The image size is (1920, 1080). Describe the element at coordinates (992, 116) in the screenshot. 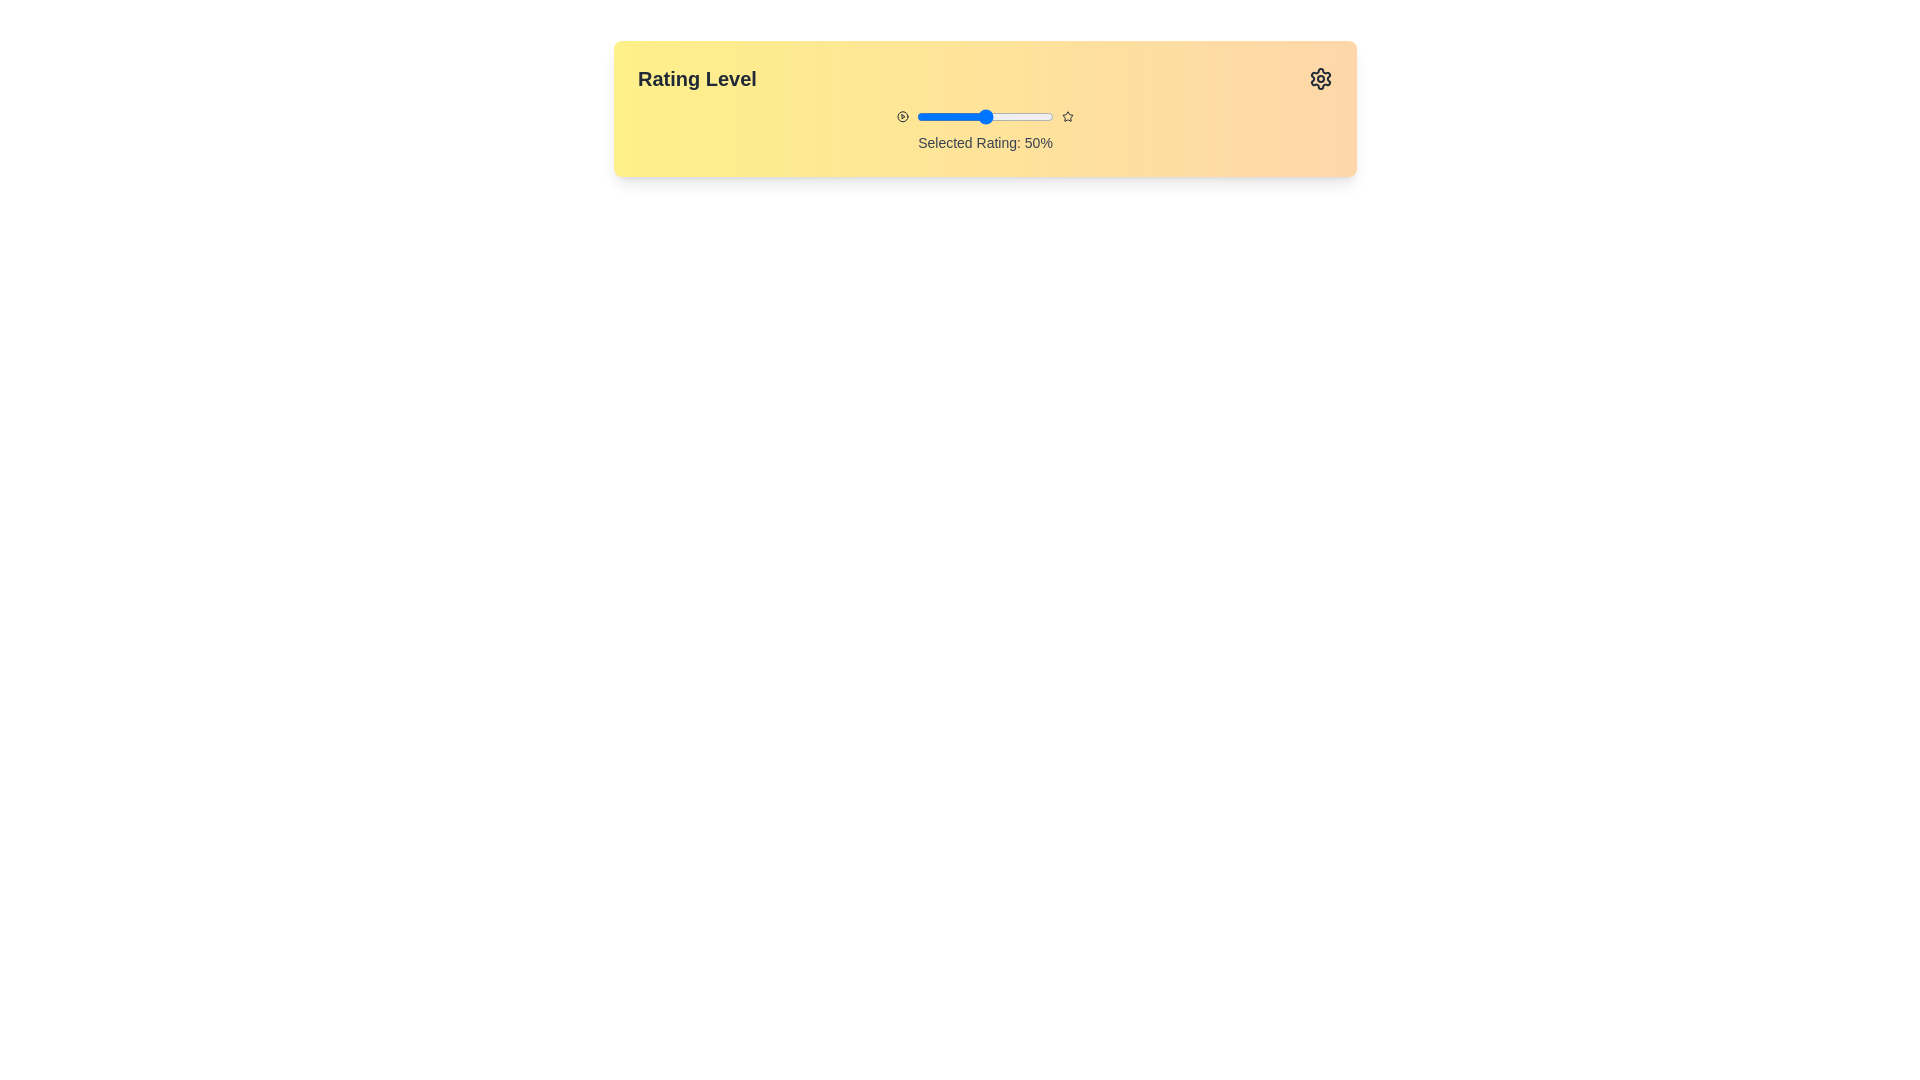

I see `the slider` at that location.